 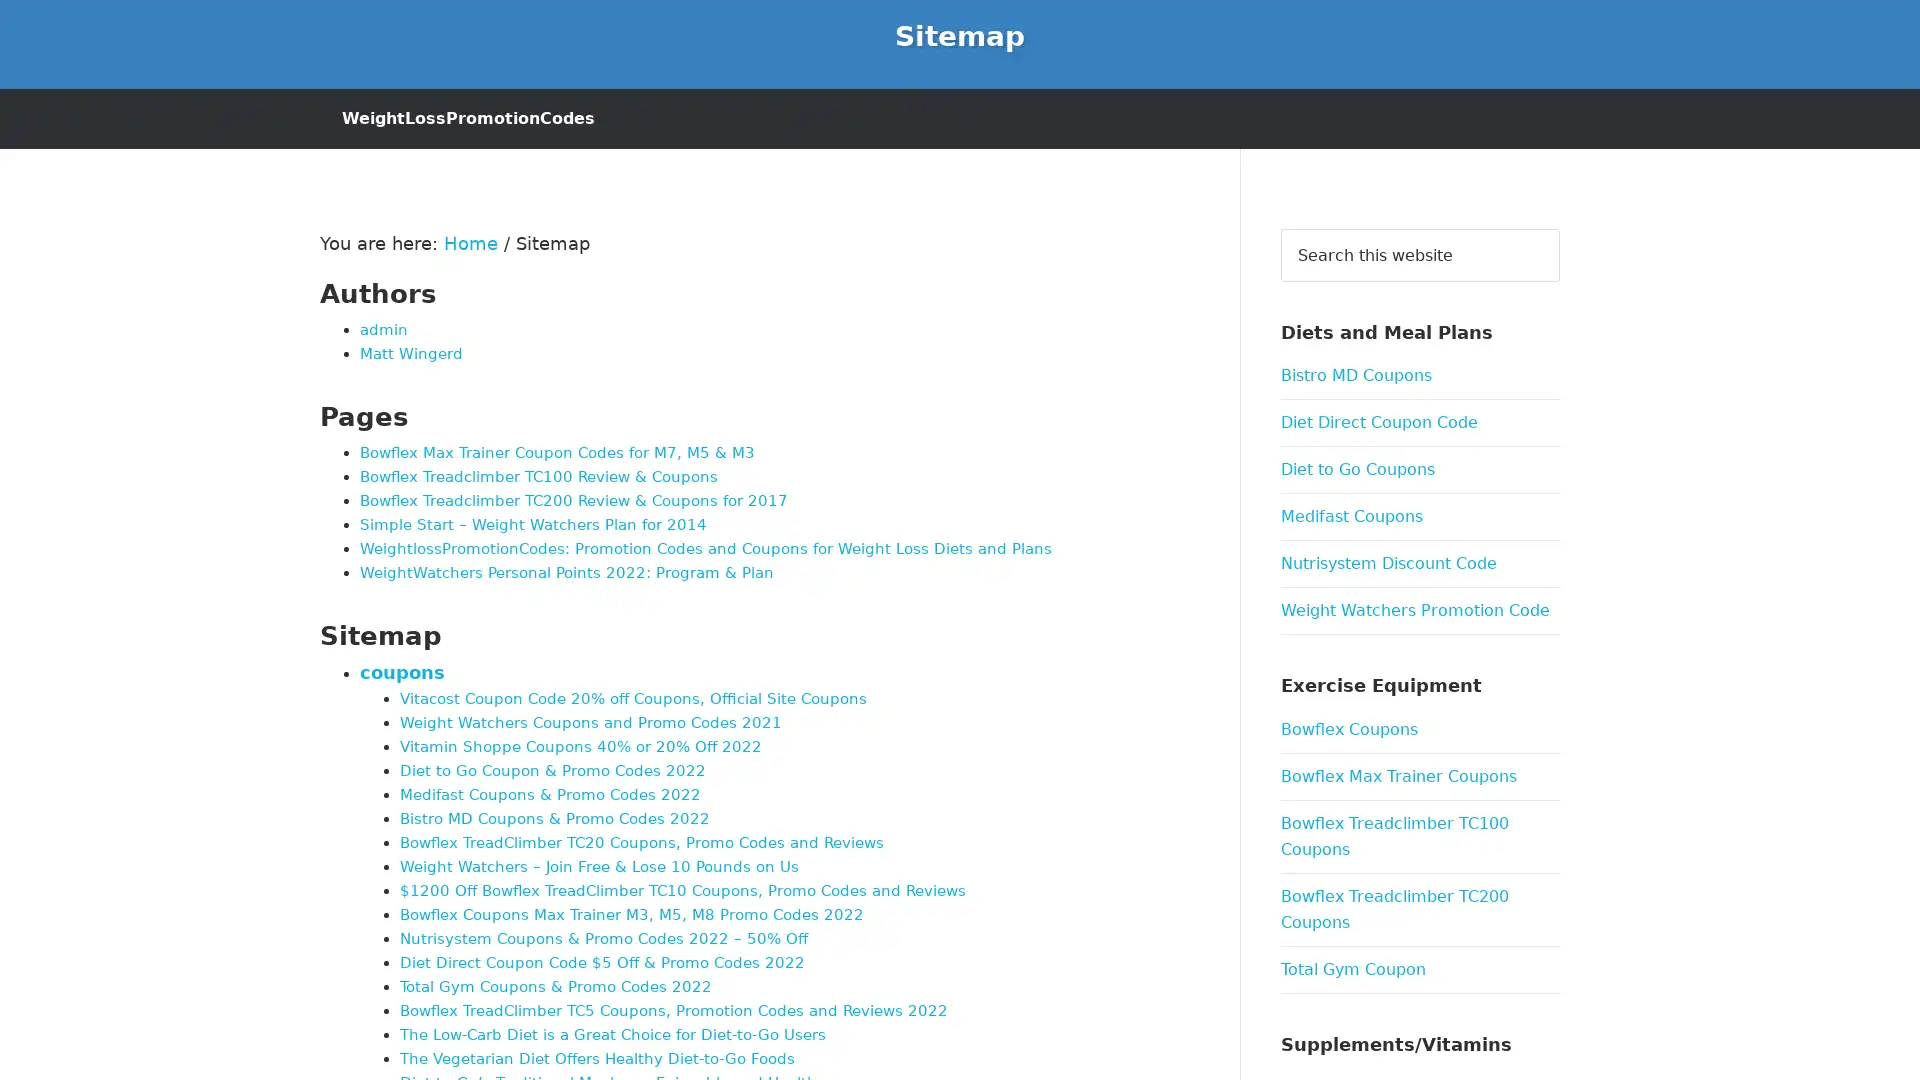 I want to click on Search, so click(x=1558, y=226).